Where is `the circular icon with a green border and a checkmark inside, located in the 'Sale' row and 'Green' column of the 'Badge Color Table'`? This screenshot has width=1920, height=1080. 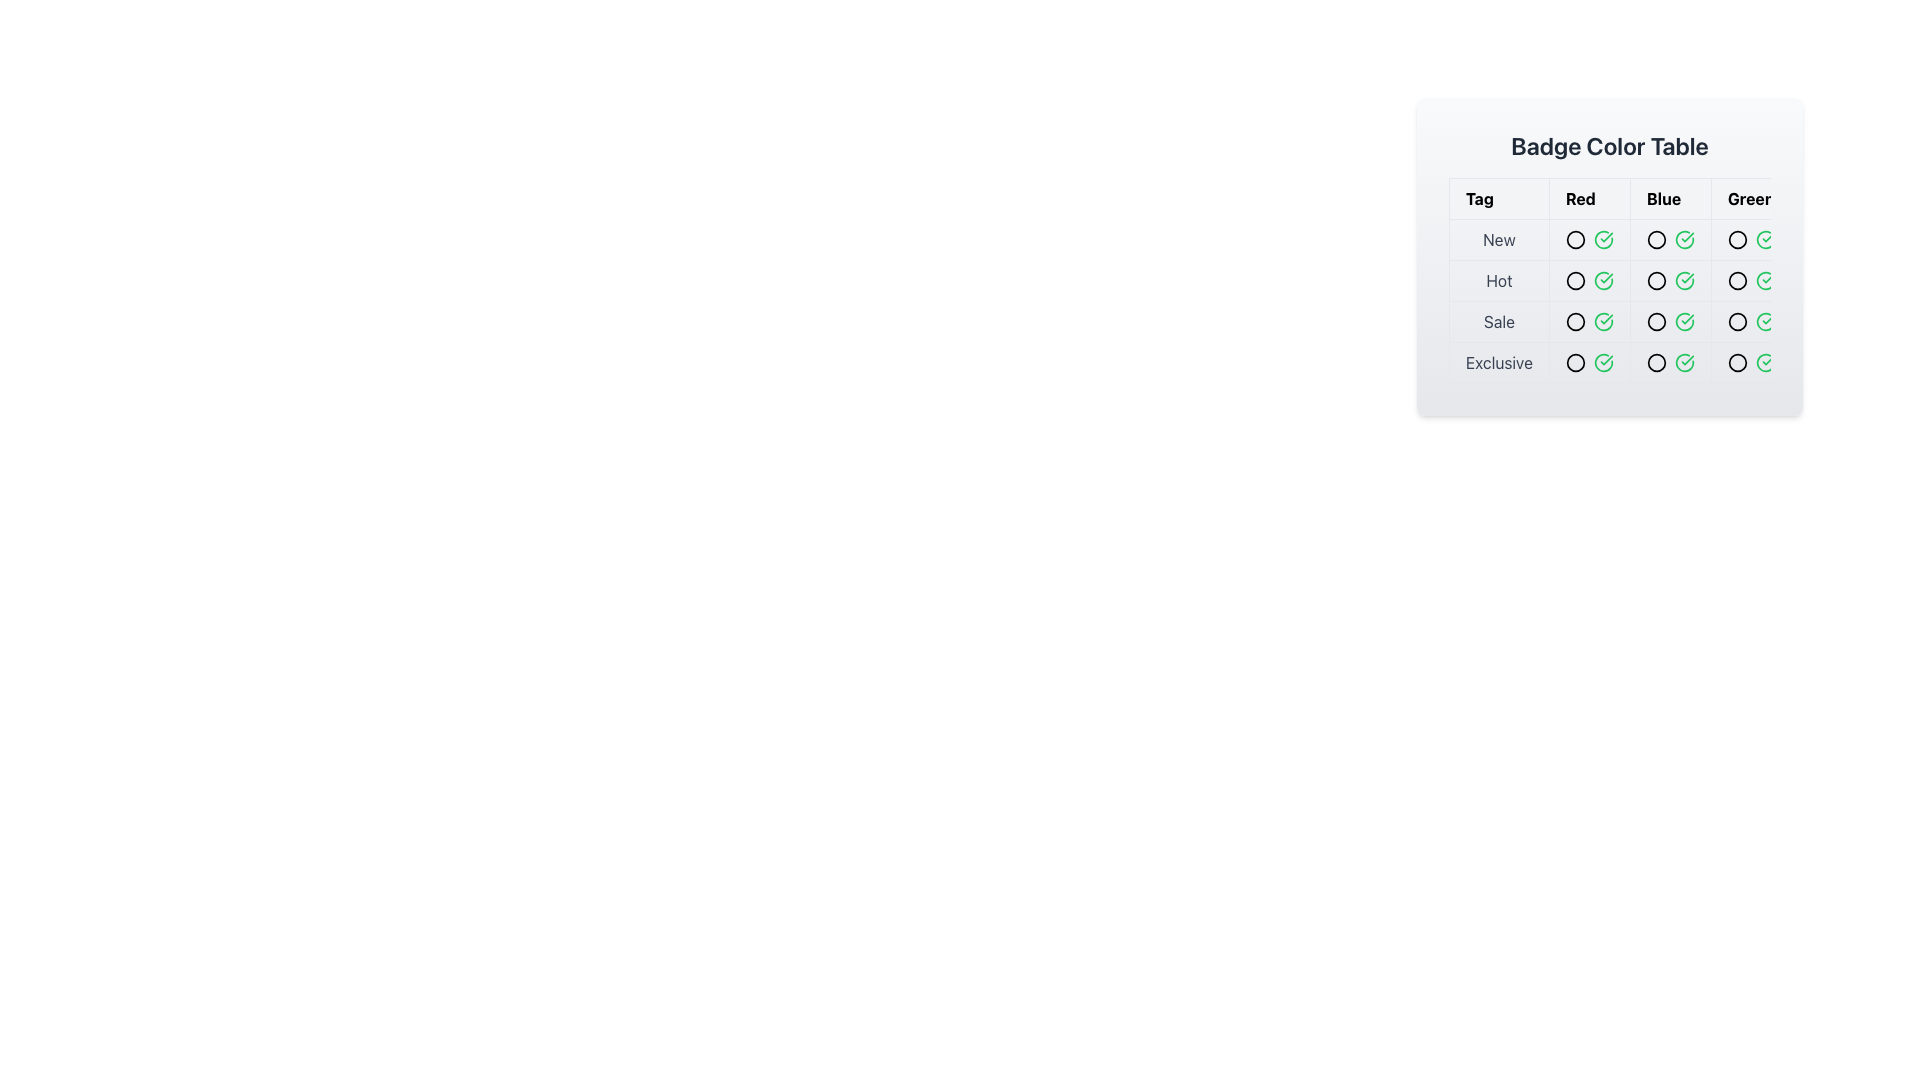
the circular icon with a green border and a checkmark inside, located in the 'Sale' row and 'Green' column of the 'Badge Color Table' is located at coordinates (1765, 320).